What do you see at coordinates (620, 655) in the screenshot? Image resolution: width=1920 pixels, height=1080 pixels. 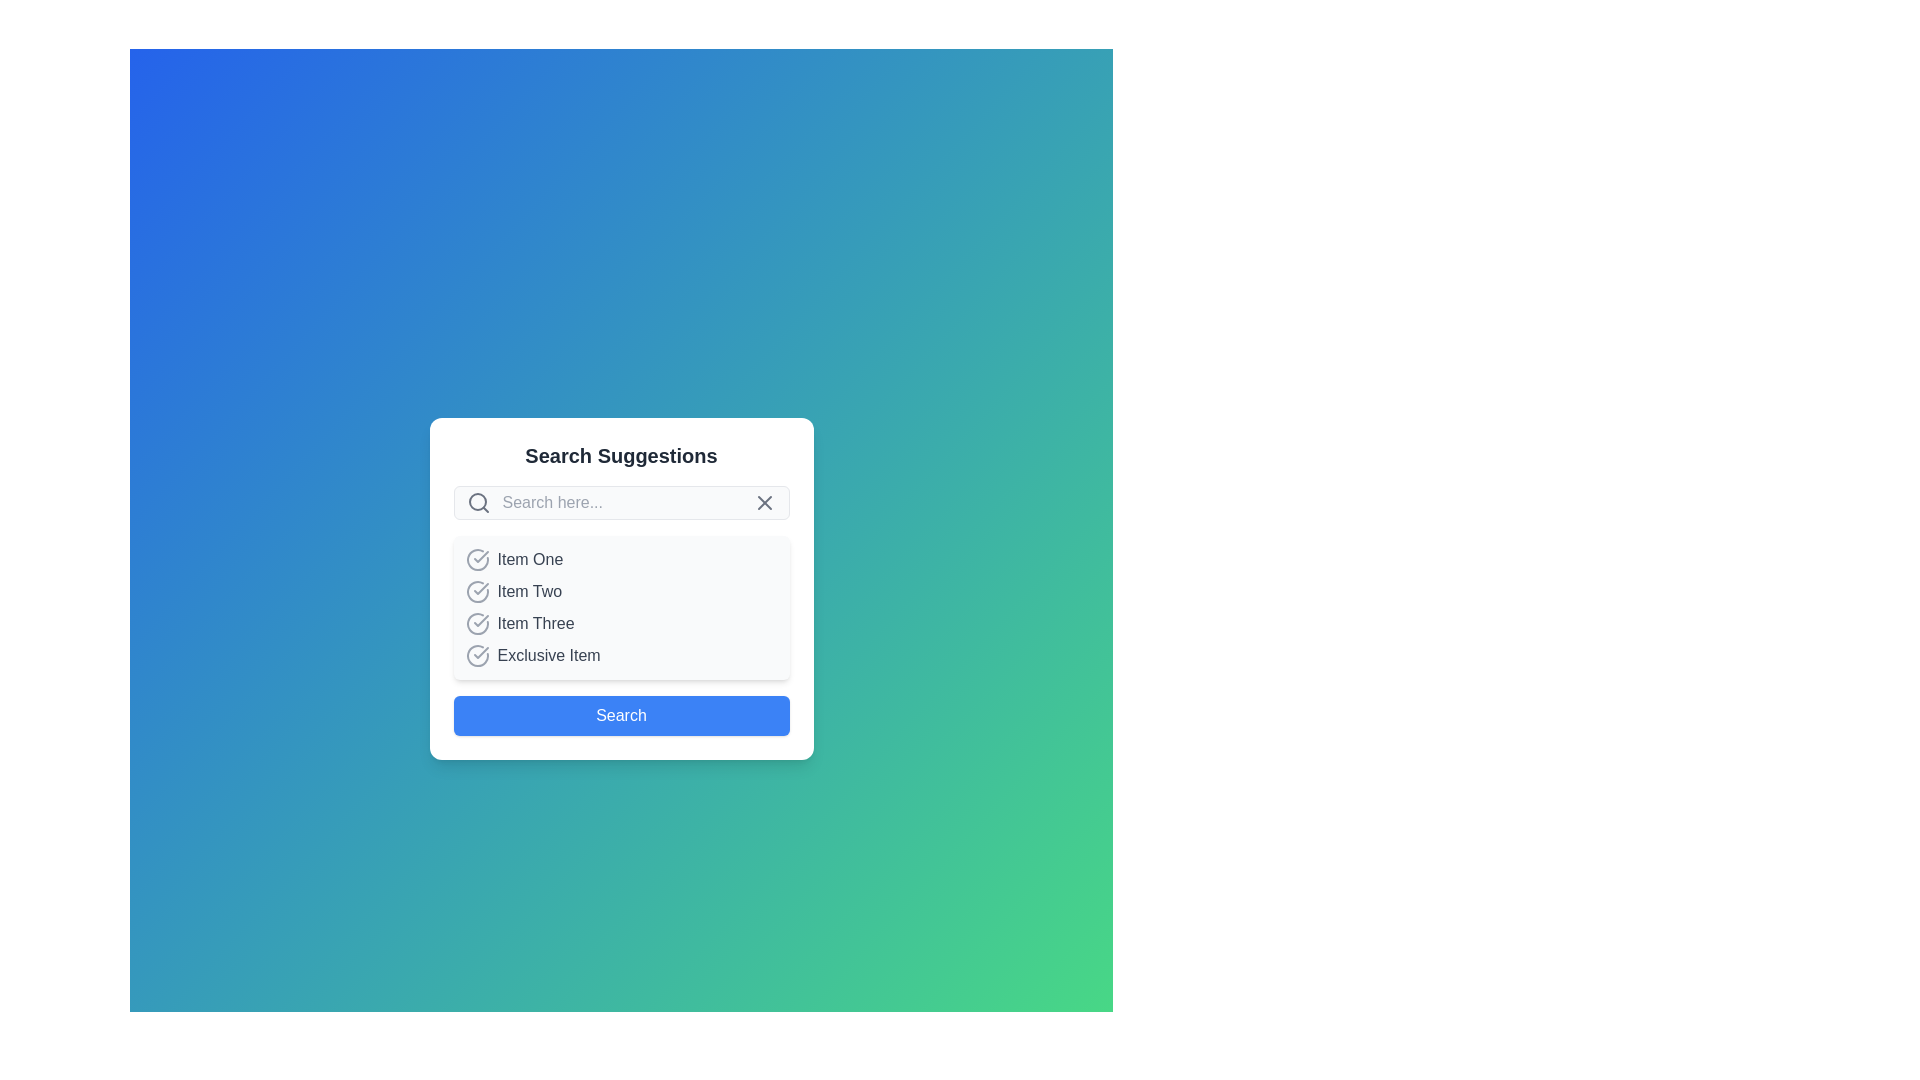 I see `'Exclusive Item' list item located directly below 'Item Three' in the 'Search Suggestions' overlay by clicking on it` at bounding box center [620, 655].